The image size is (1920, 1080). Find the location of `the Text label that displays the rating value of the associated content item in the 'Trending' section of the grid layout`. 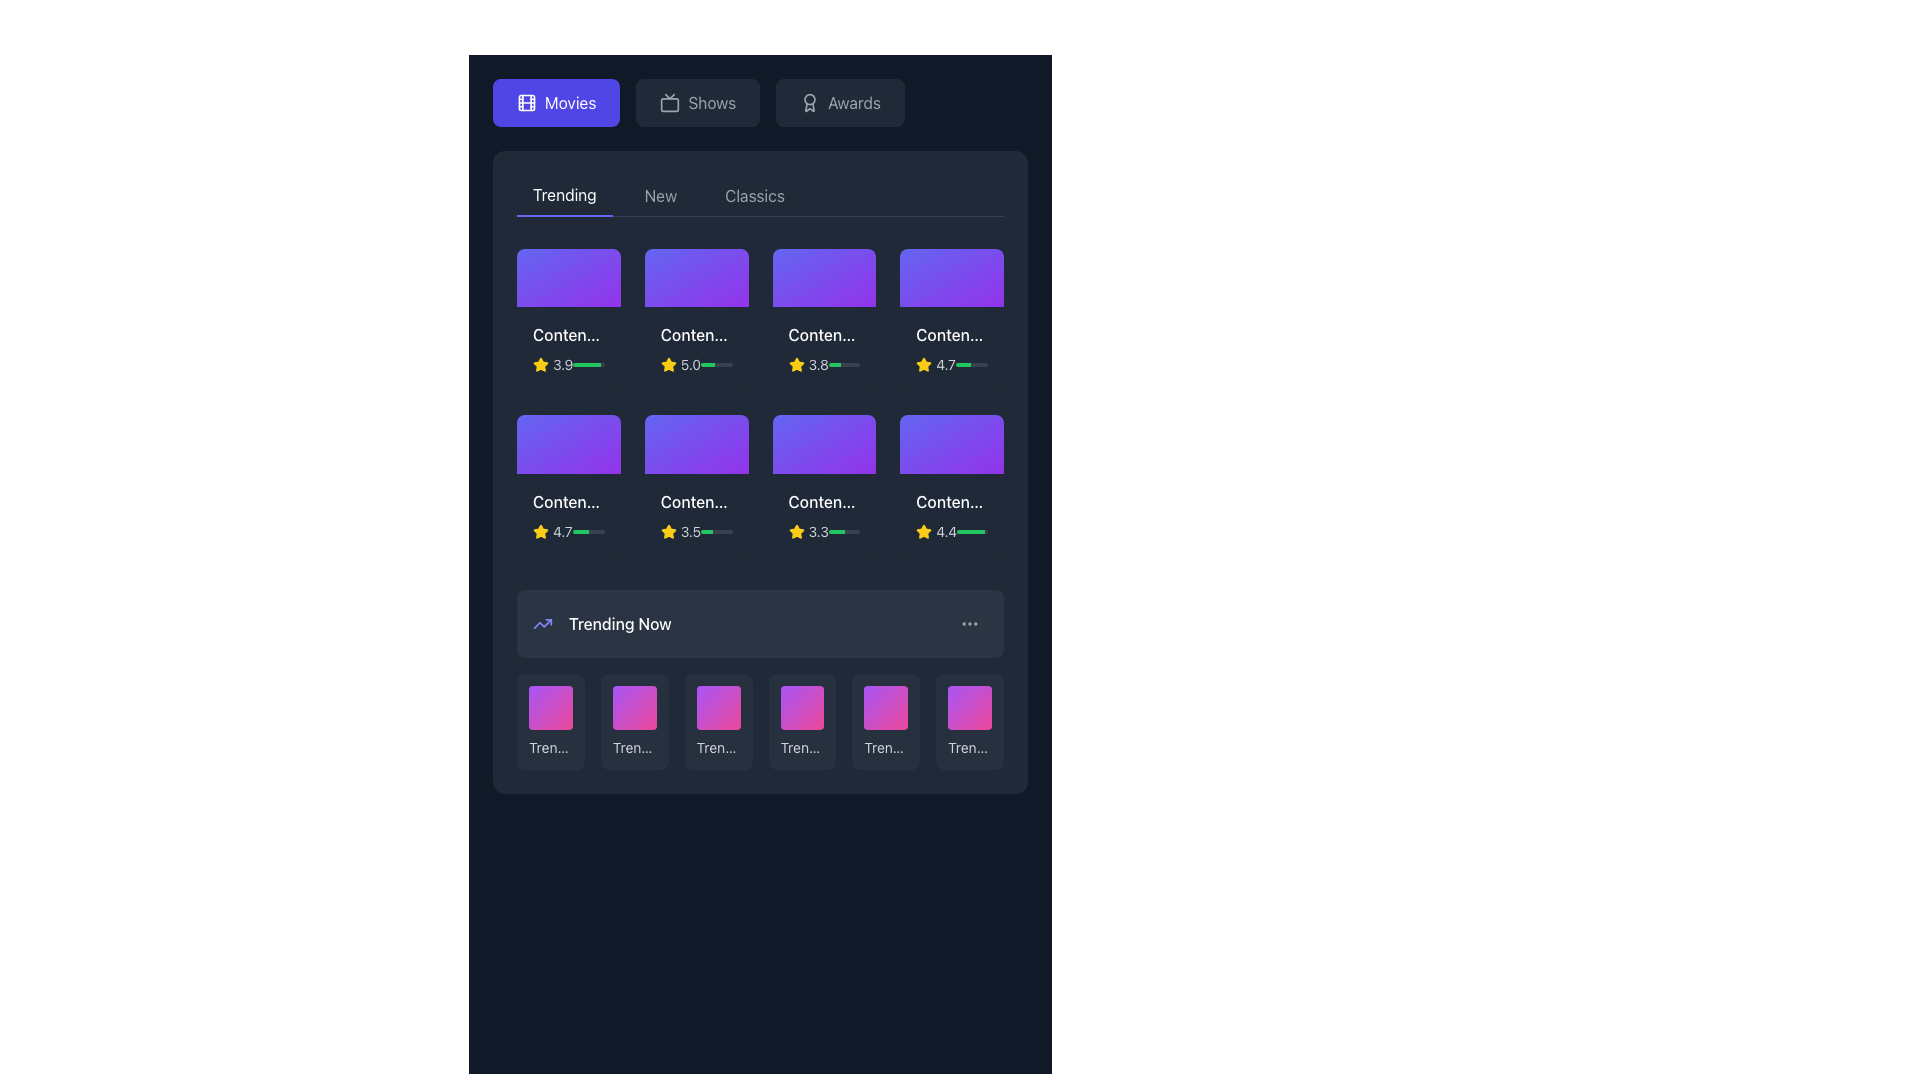

the Text label that displays the rating value of the associated content item in the 'Trending' section of the grid layout is located at coordinates (552, 530).